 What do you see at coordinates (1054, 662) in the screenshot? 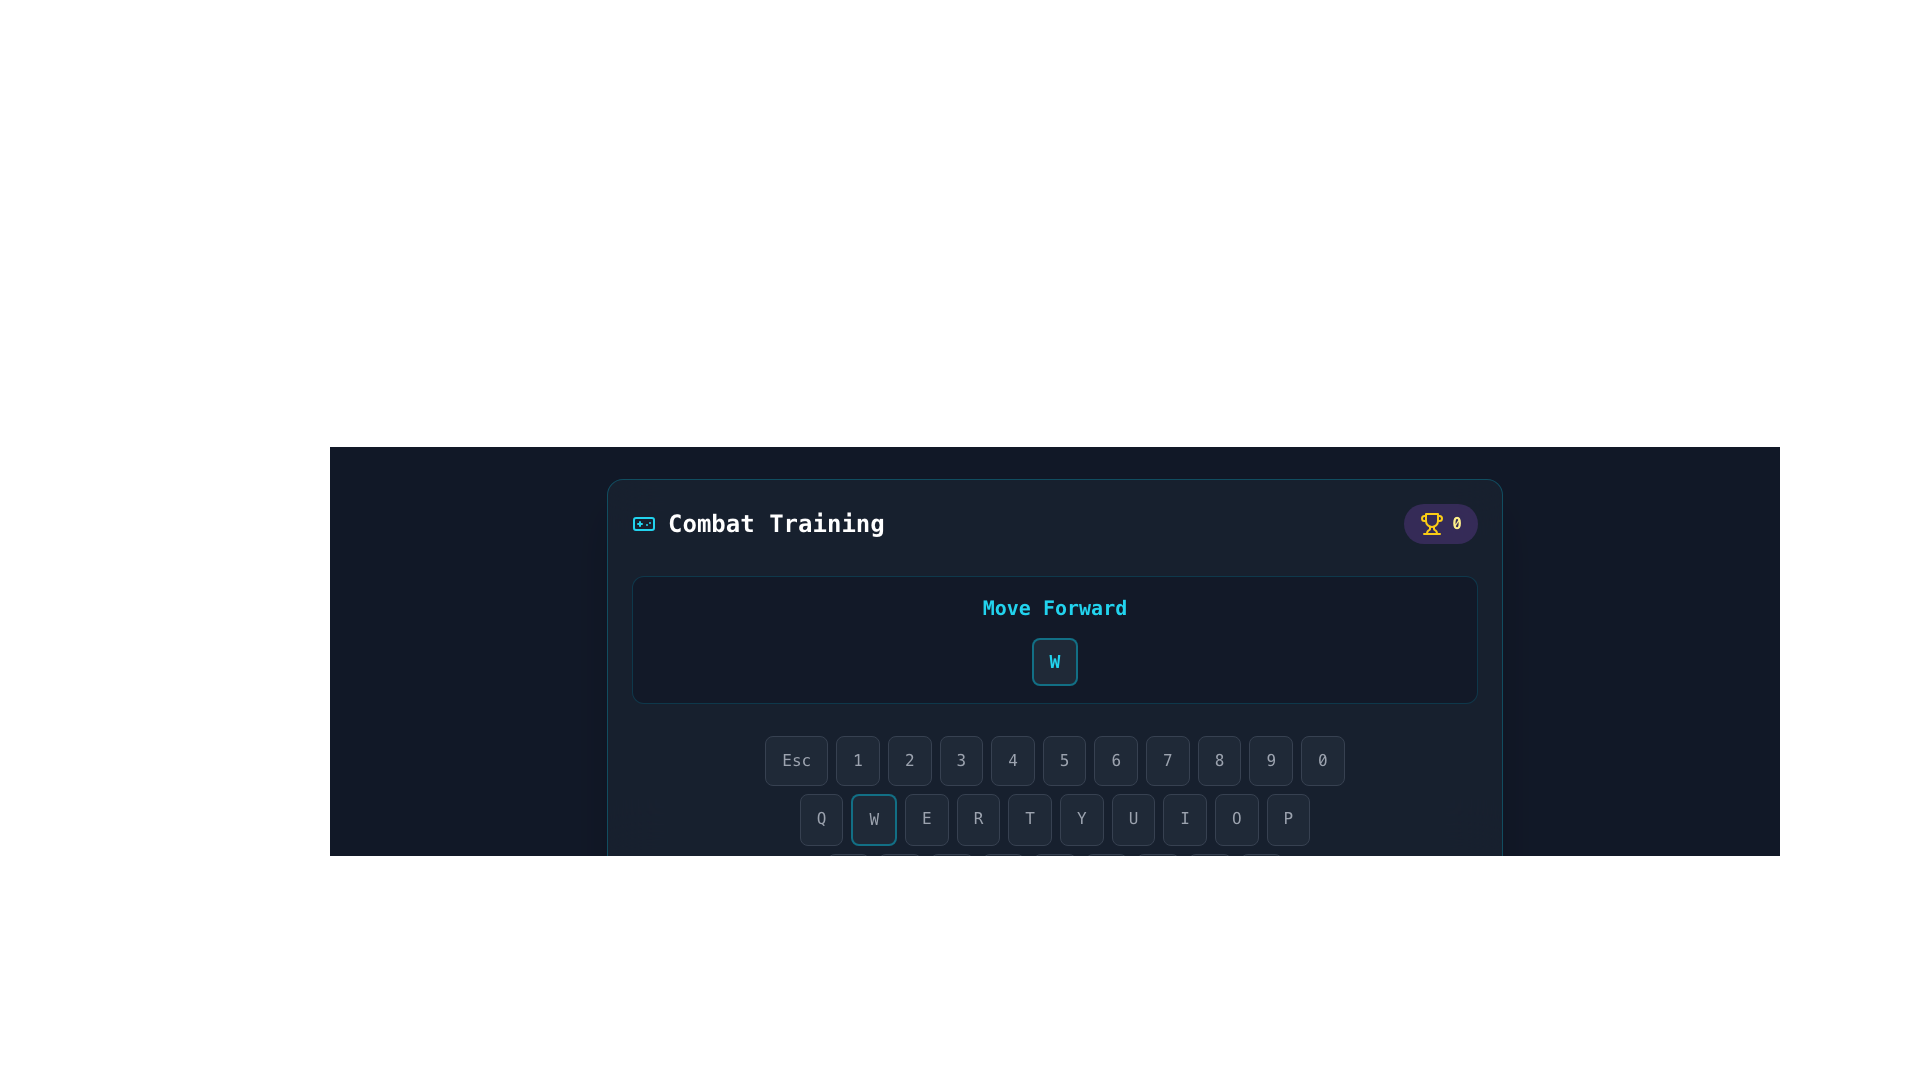
I see `the Virtual keyboard button that has a bold cyan 'W' text, a dark background, and is positioned below the 'Move Forward' text` at bounding box center [1054, 662].